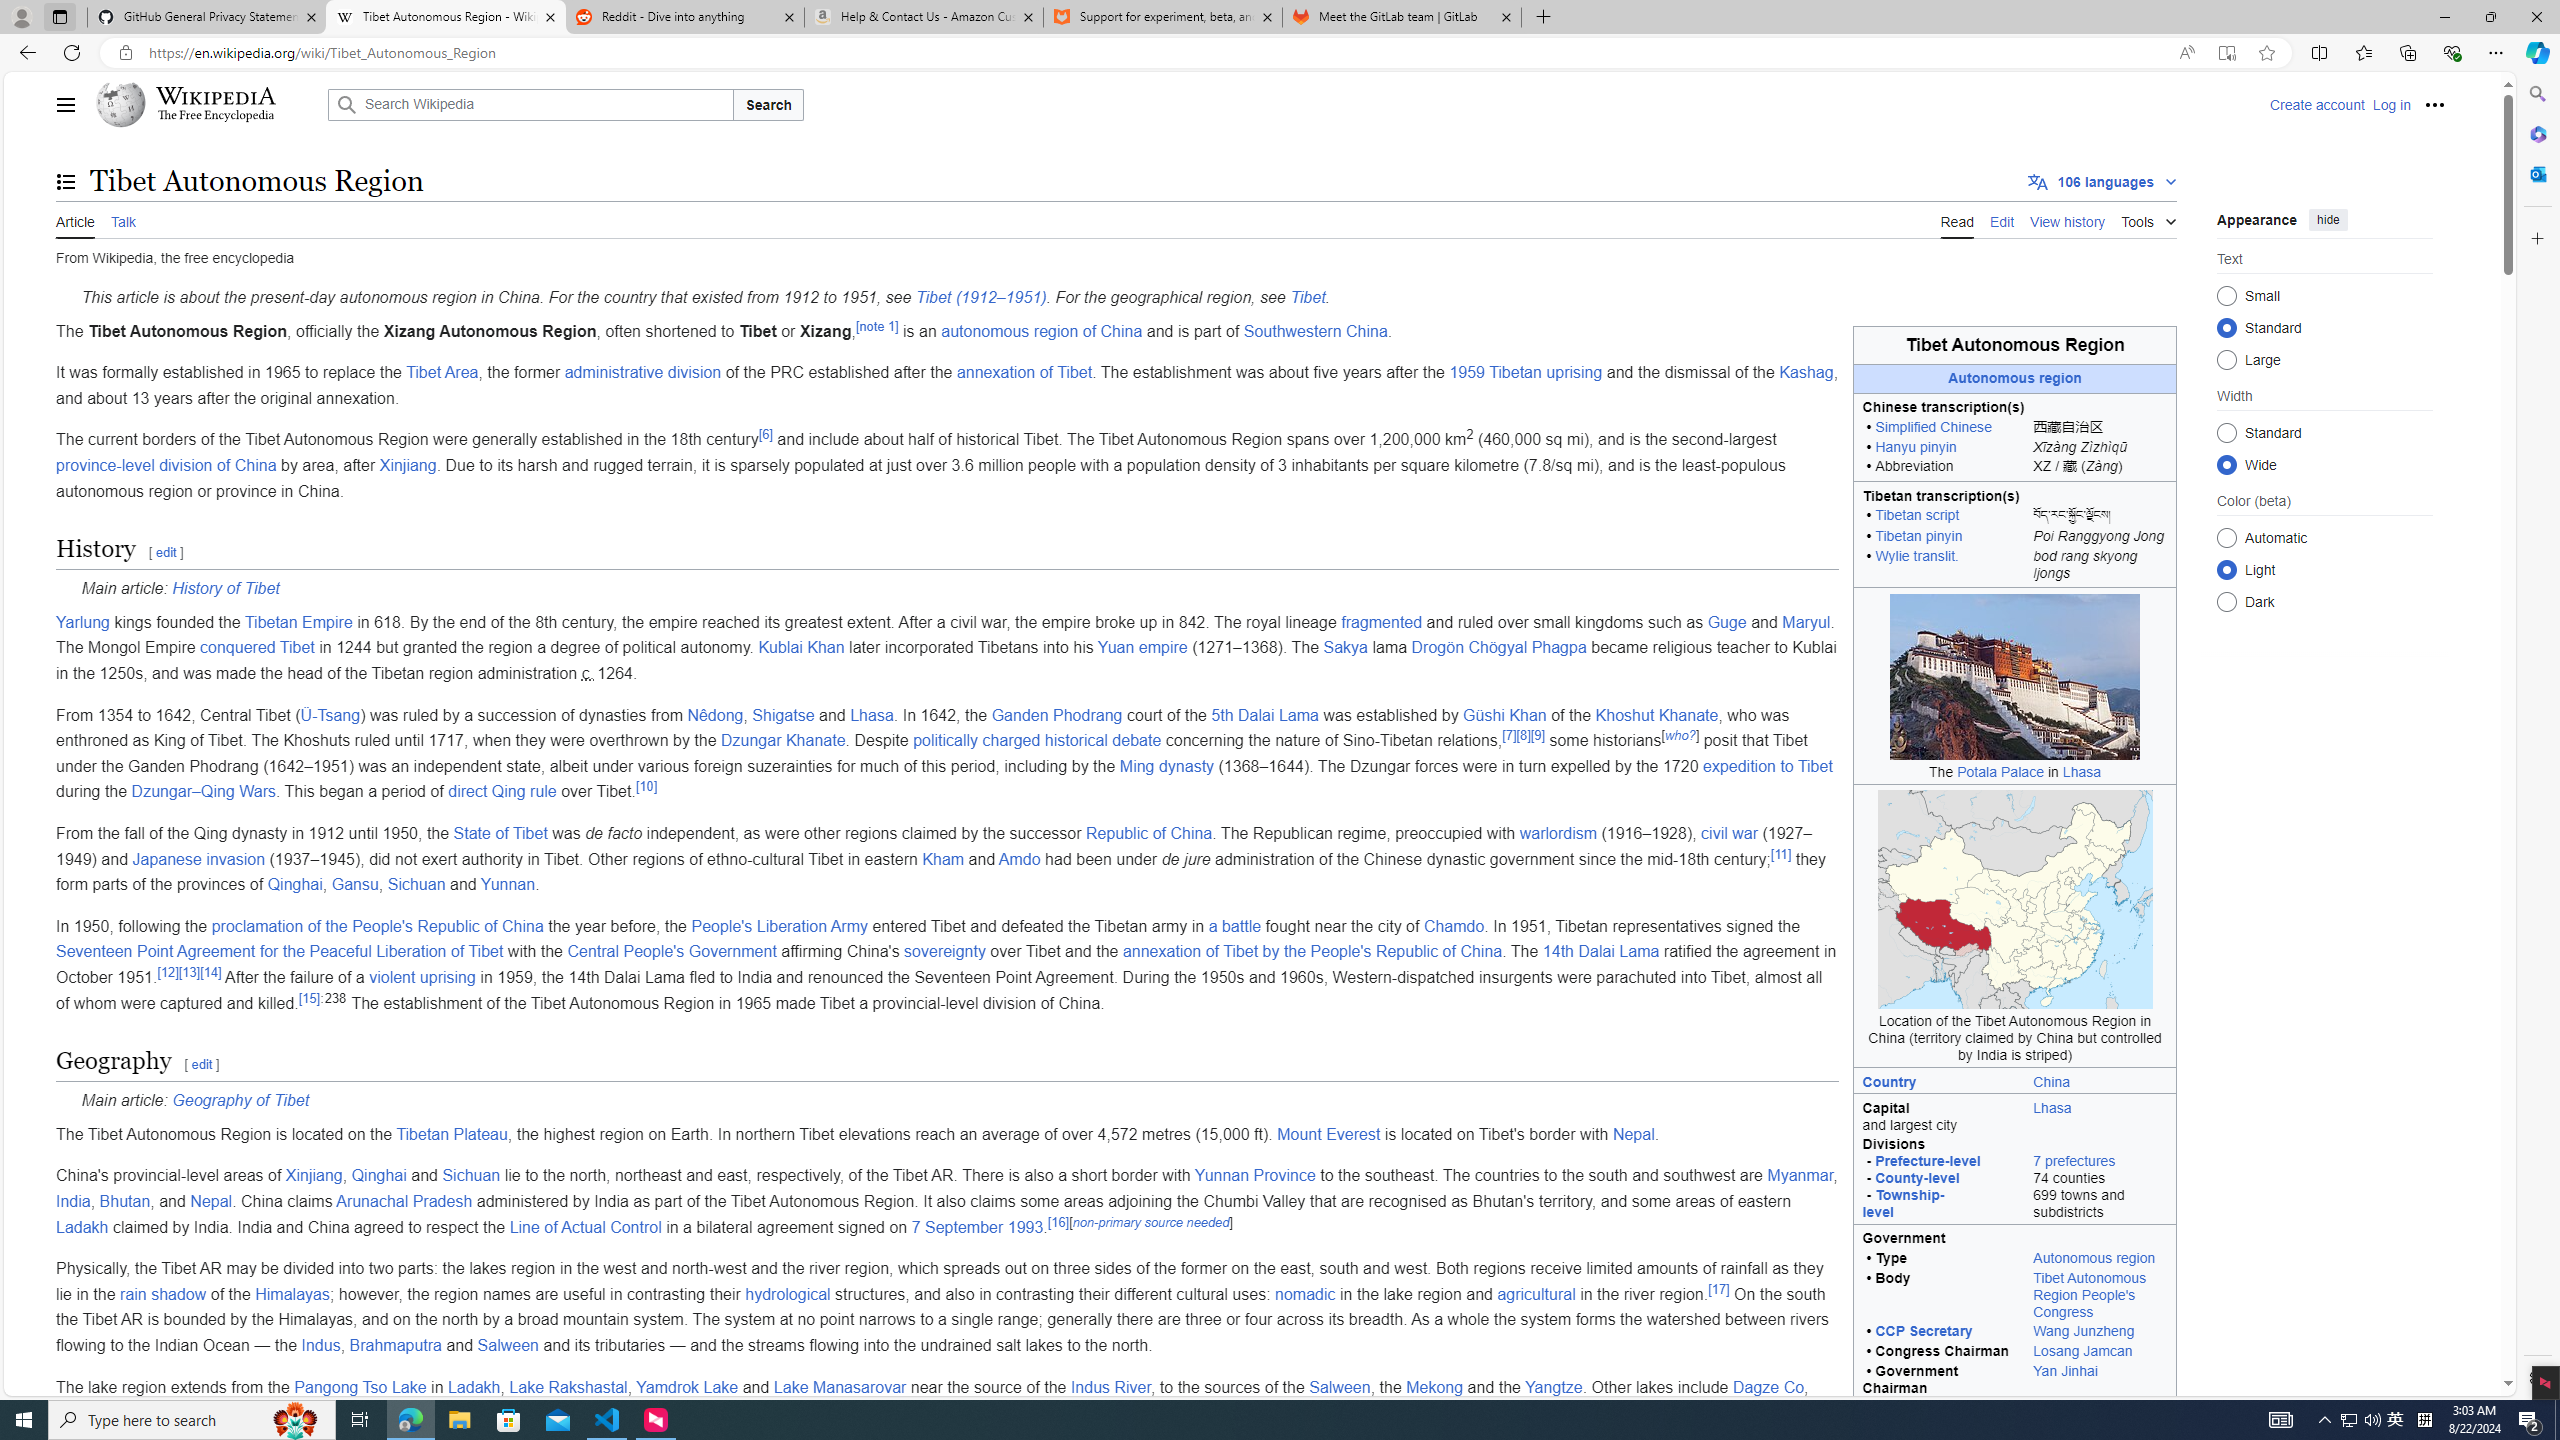  Describe the element at coordinates (74, 219) in the screenshot. I see `'Article'` at that location.